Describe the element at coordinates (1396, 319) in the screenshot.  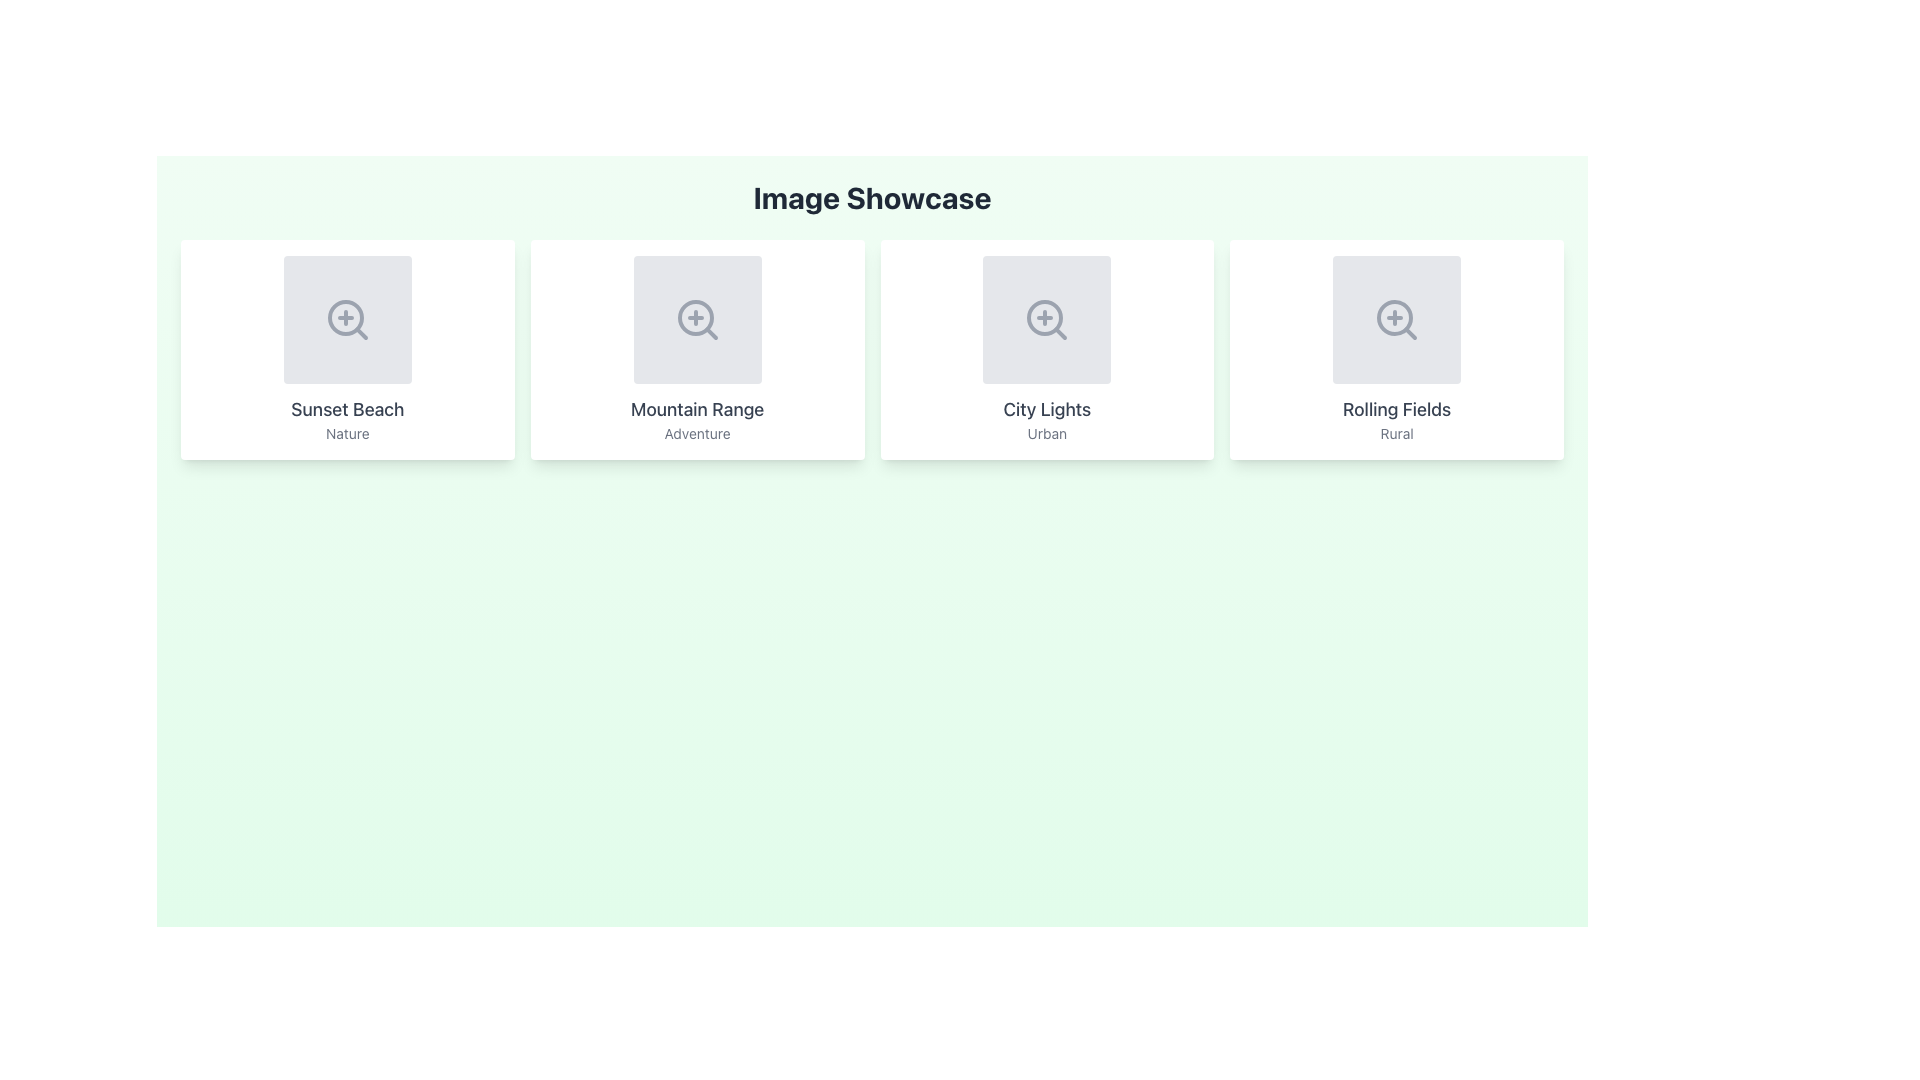
I see `the zoom-in icon button located on the fourth card labeled 'Rolling Fields'` at that location.